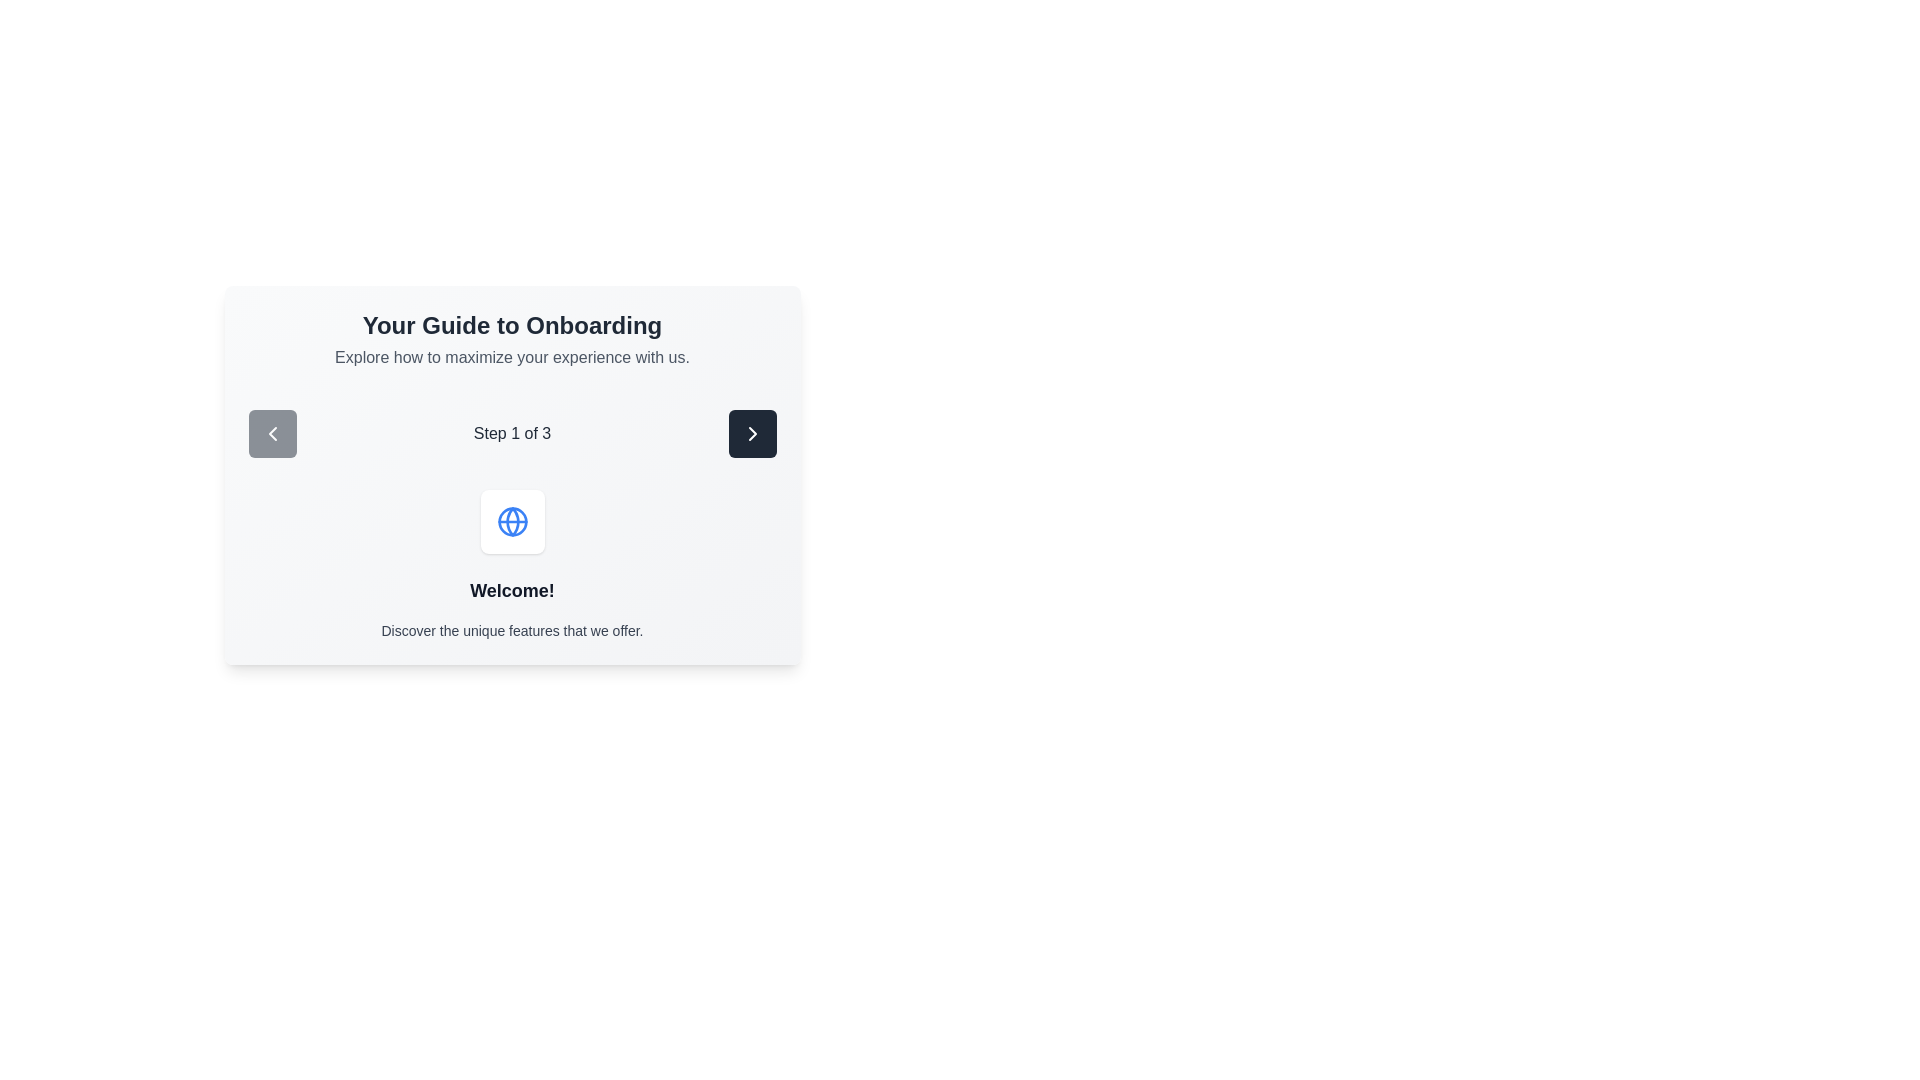  I want to click on the chevron icon located at the bottom-right of the onboarding card, so click(751, 433).